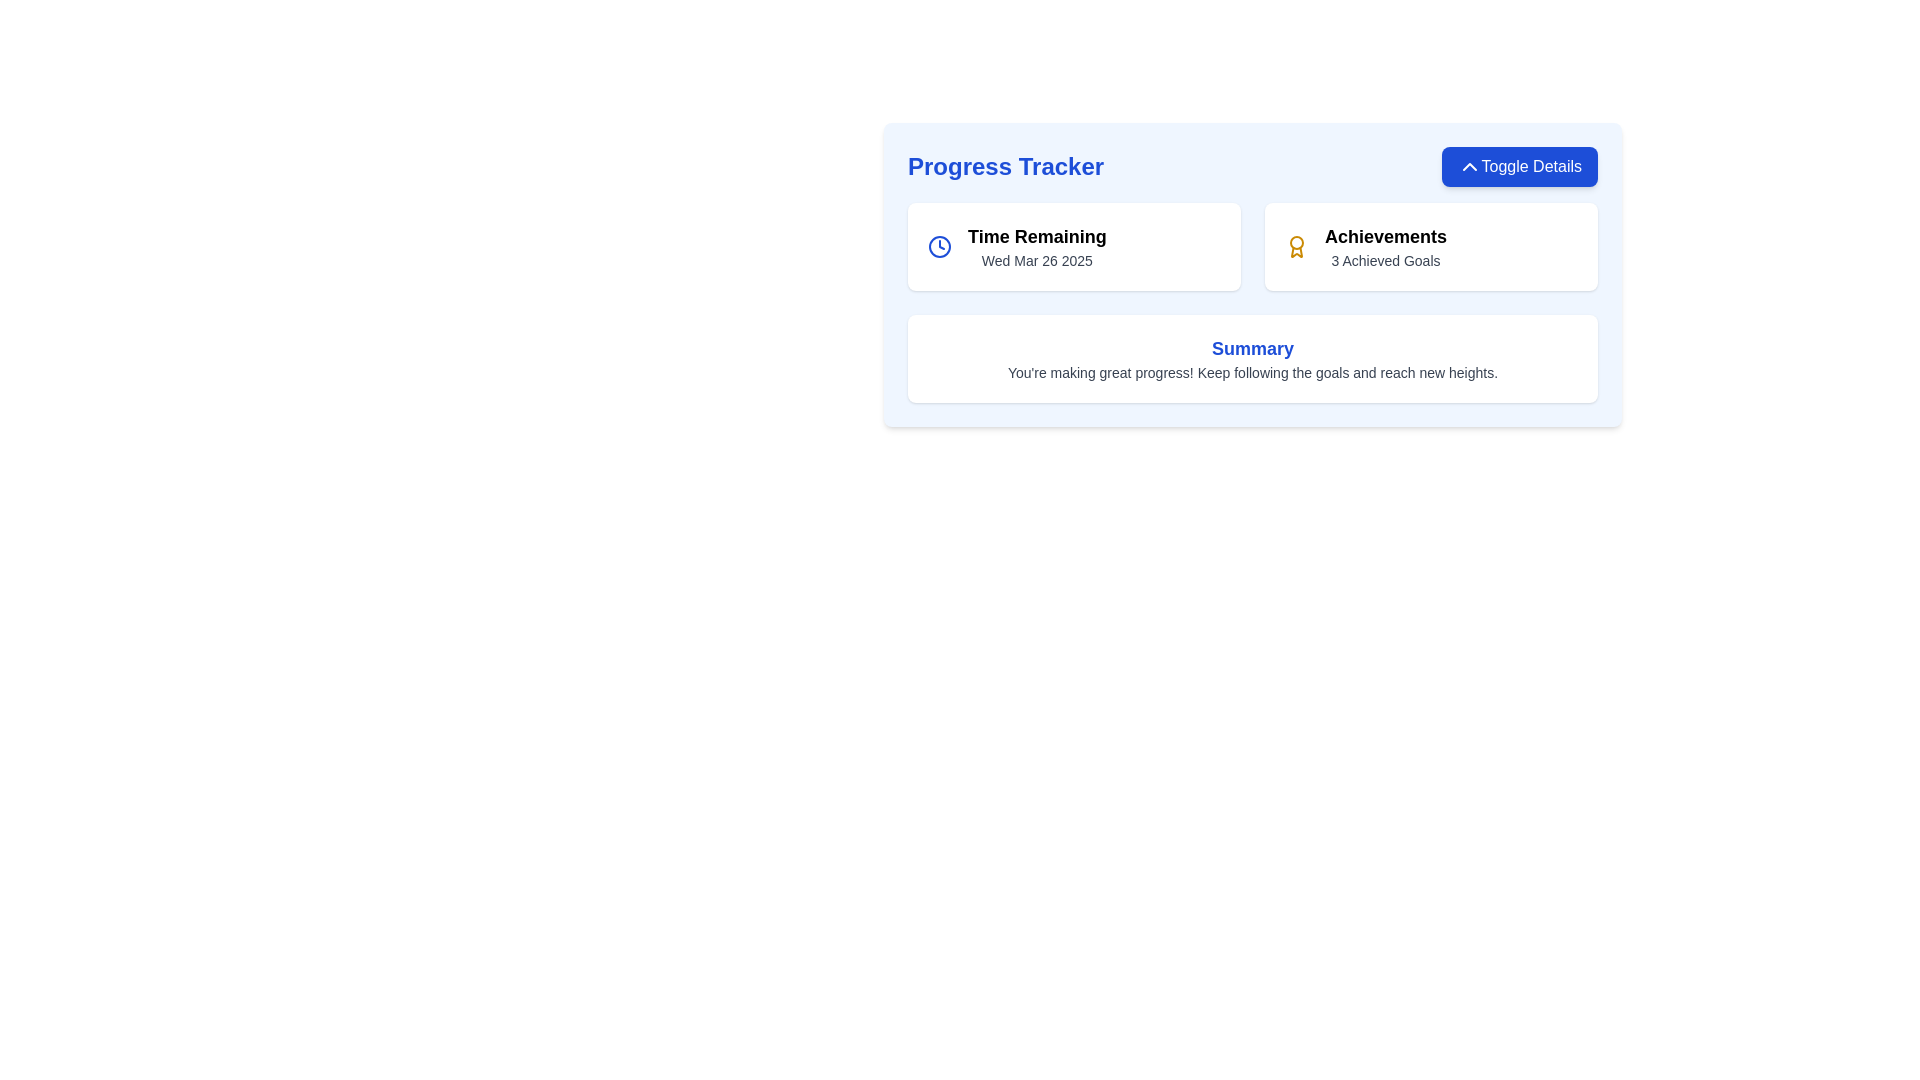 Image resolution: width=1920 pixels, height=1080 pixels. What do you see at coordinates (1385, 260) in the screenshot?
I see `the text displaying '3 Achieved Goals' located beneath the 'Achievements' title in the top-right card section of the interface` at bounding box center [1385, 260].